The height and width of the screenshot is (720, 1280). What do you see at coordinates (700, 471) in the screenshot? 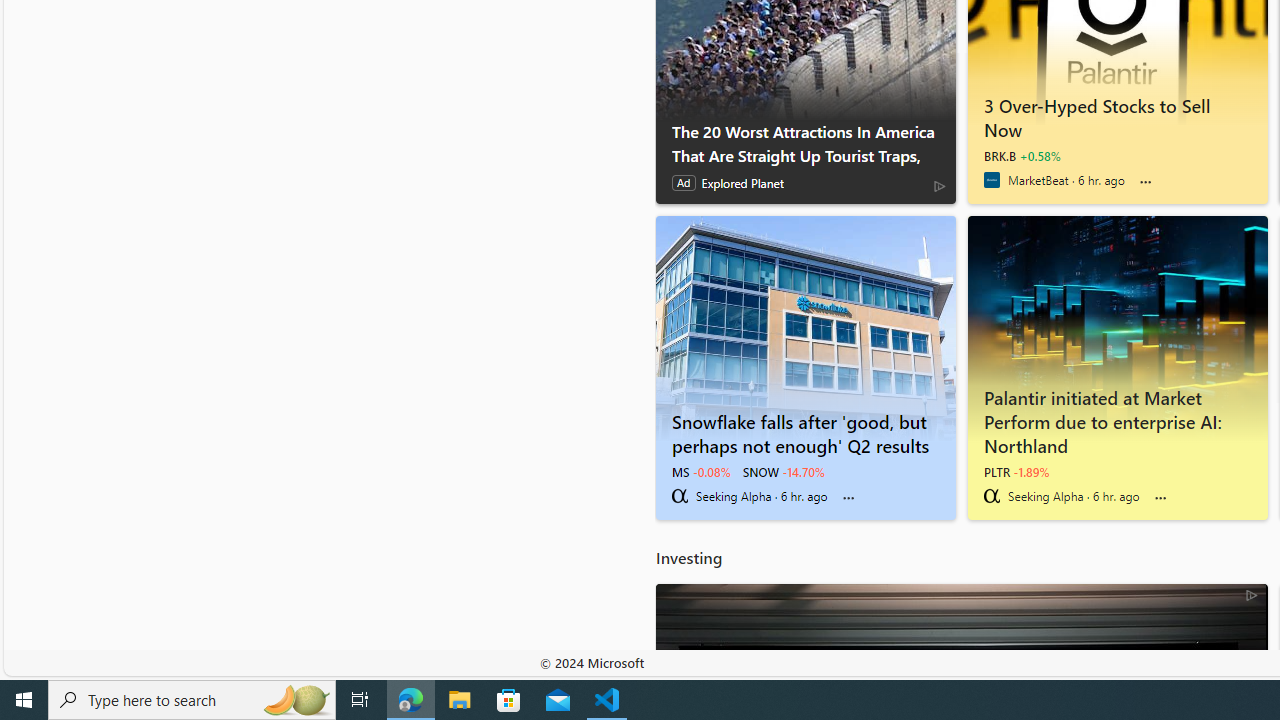
I see `'MS -0.08%'` at bounding box center [700, 471].